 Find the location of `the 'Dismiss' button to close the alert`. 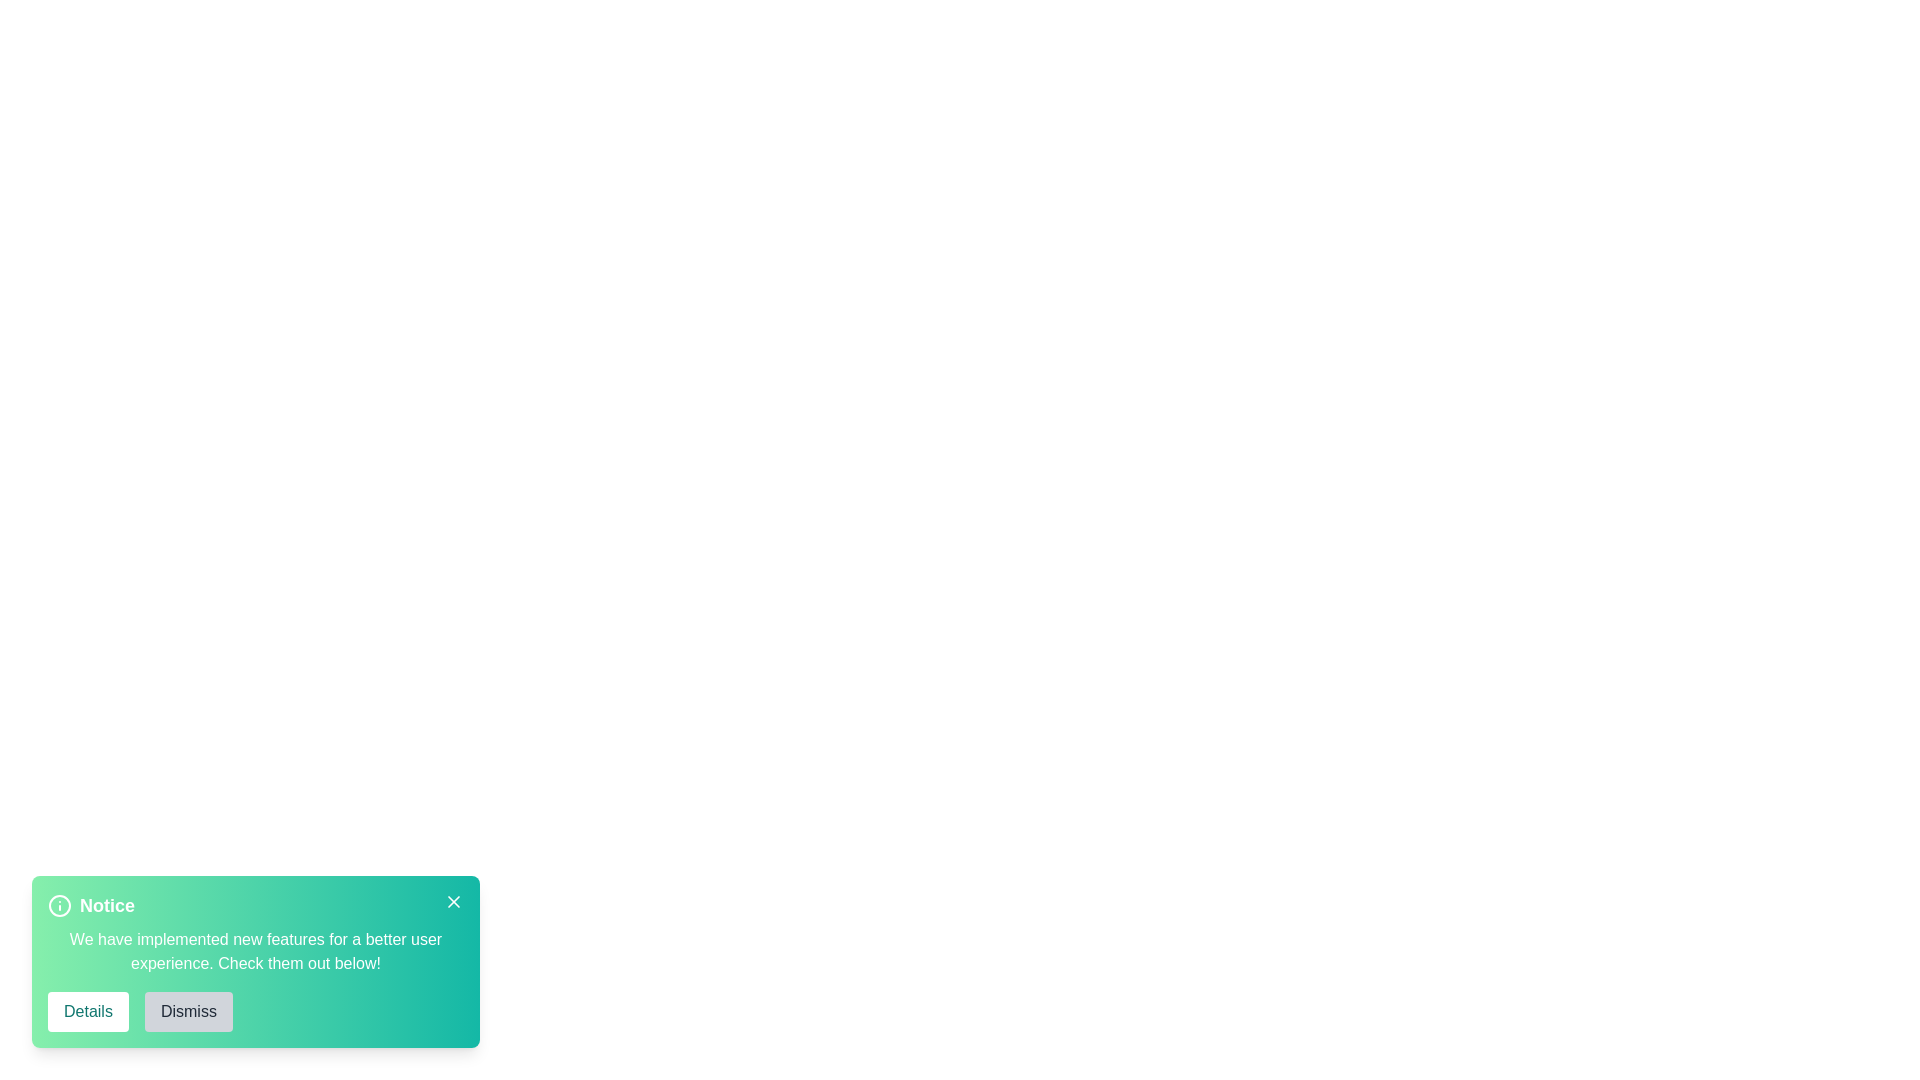

the 'Dismiss' button to close the alert is located at coordinates (187, 1011).